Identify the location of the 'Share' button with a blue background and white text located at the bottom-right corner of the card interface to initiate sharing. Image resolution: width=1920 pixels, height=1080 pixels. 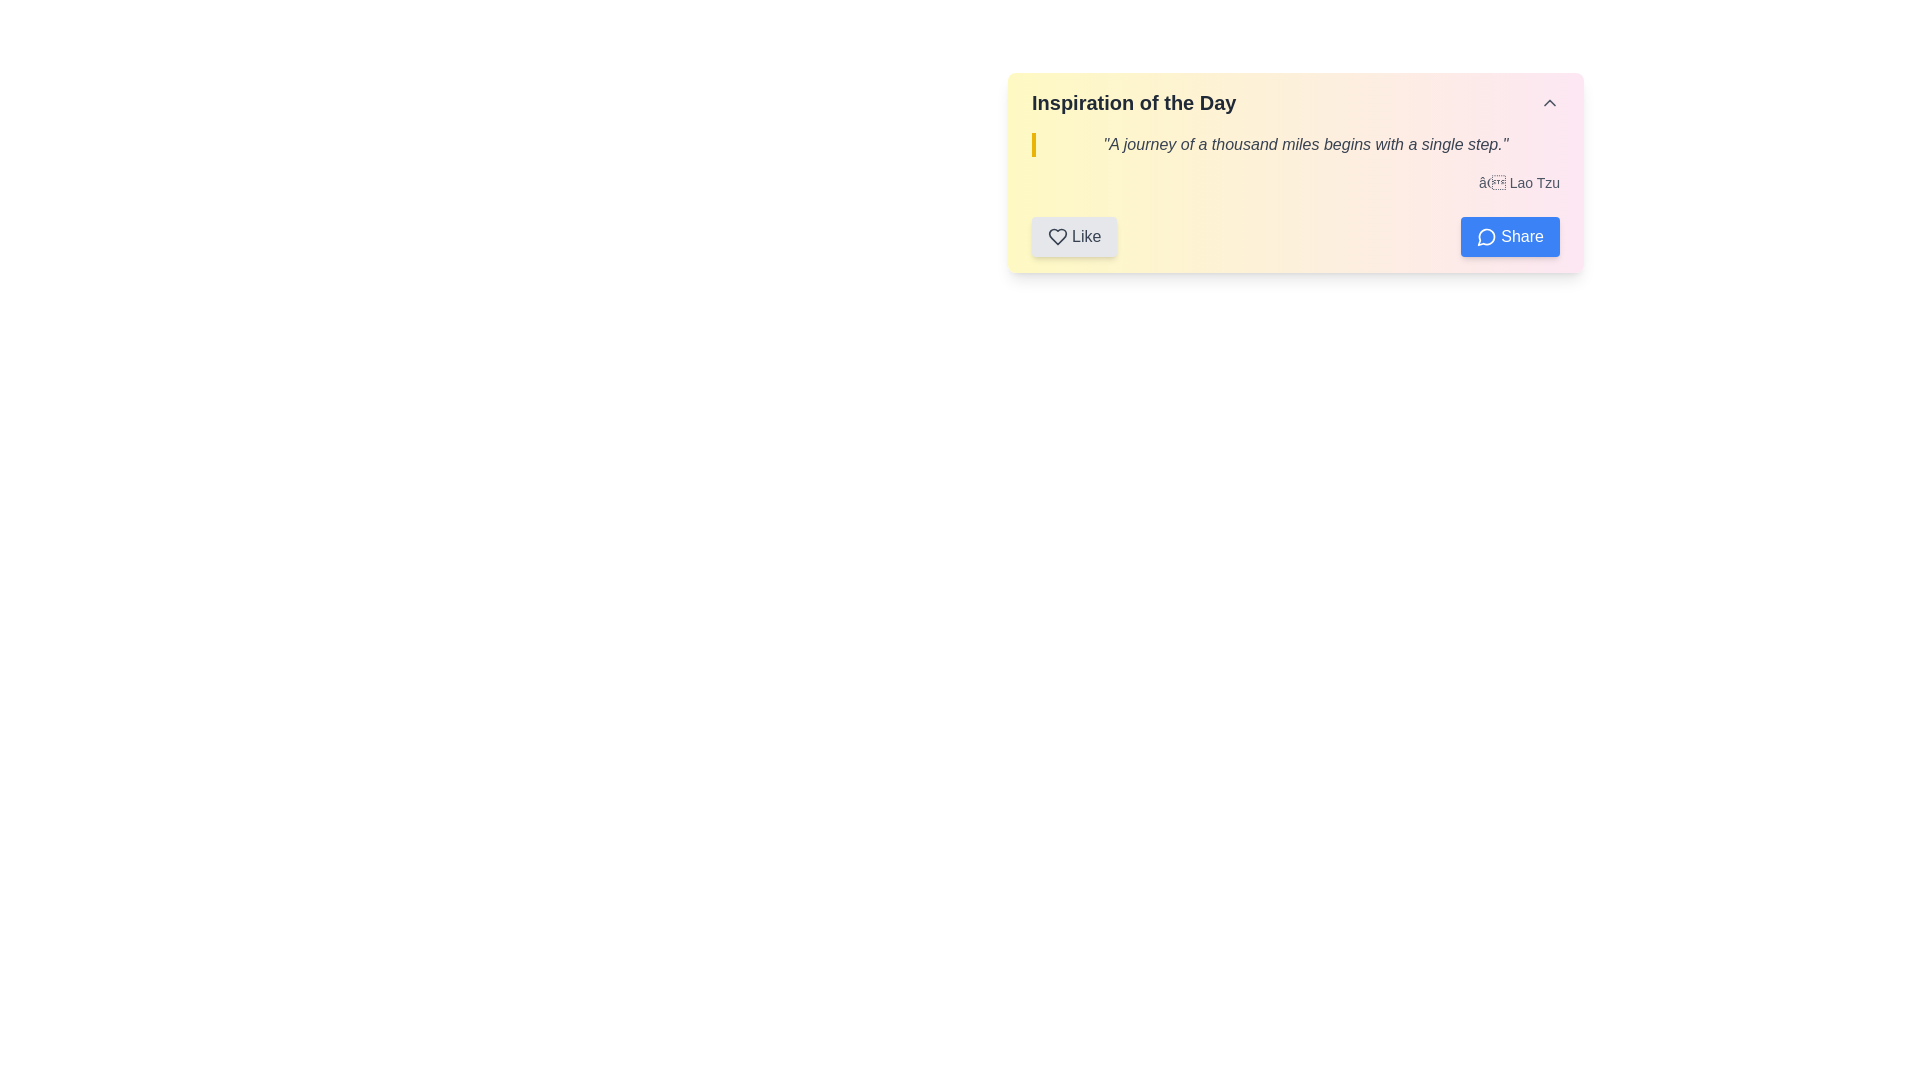
(1510, 235).